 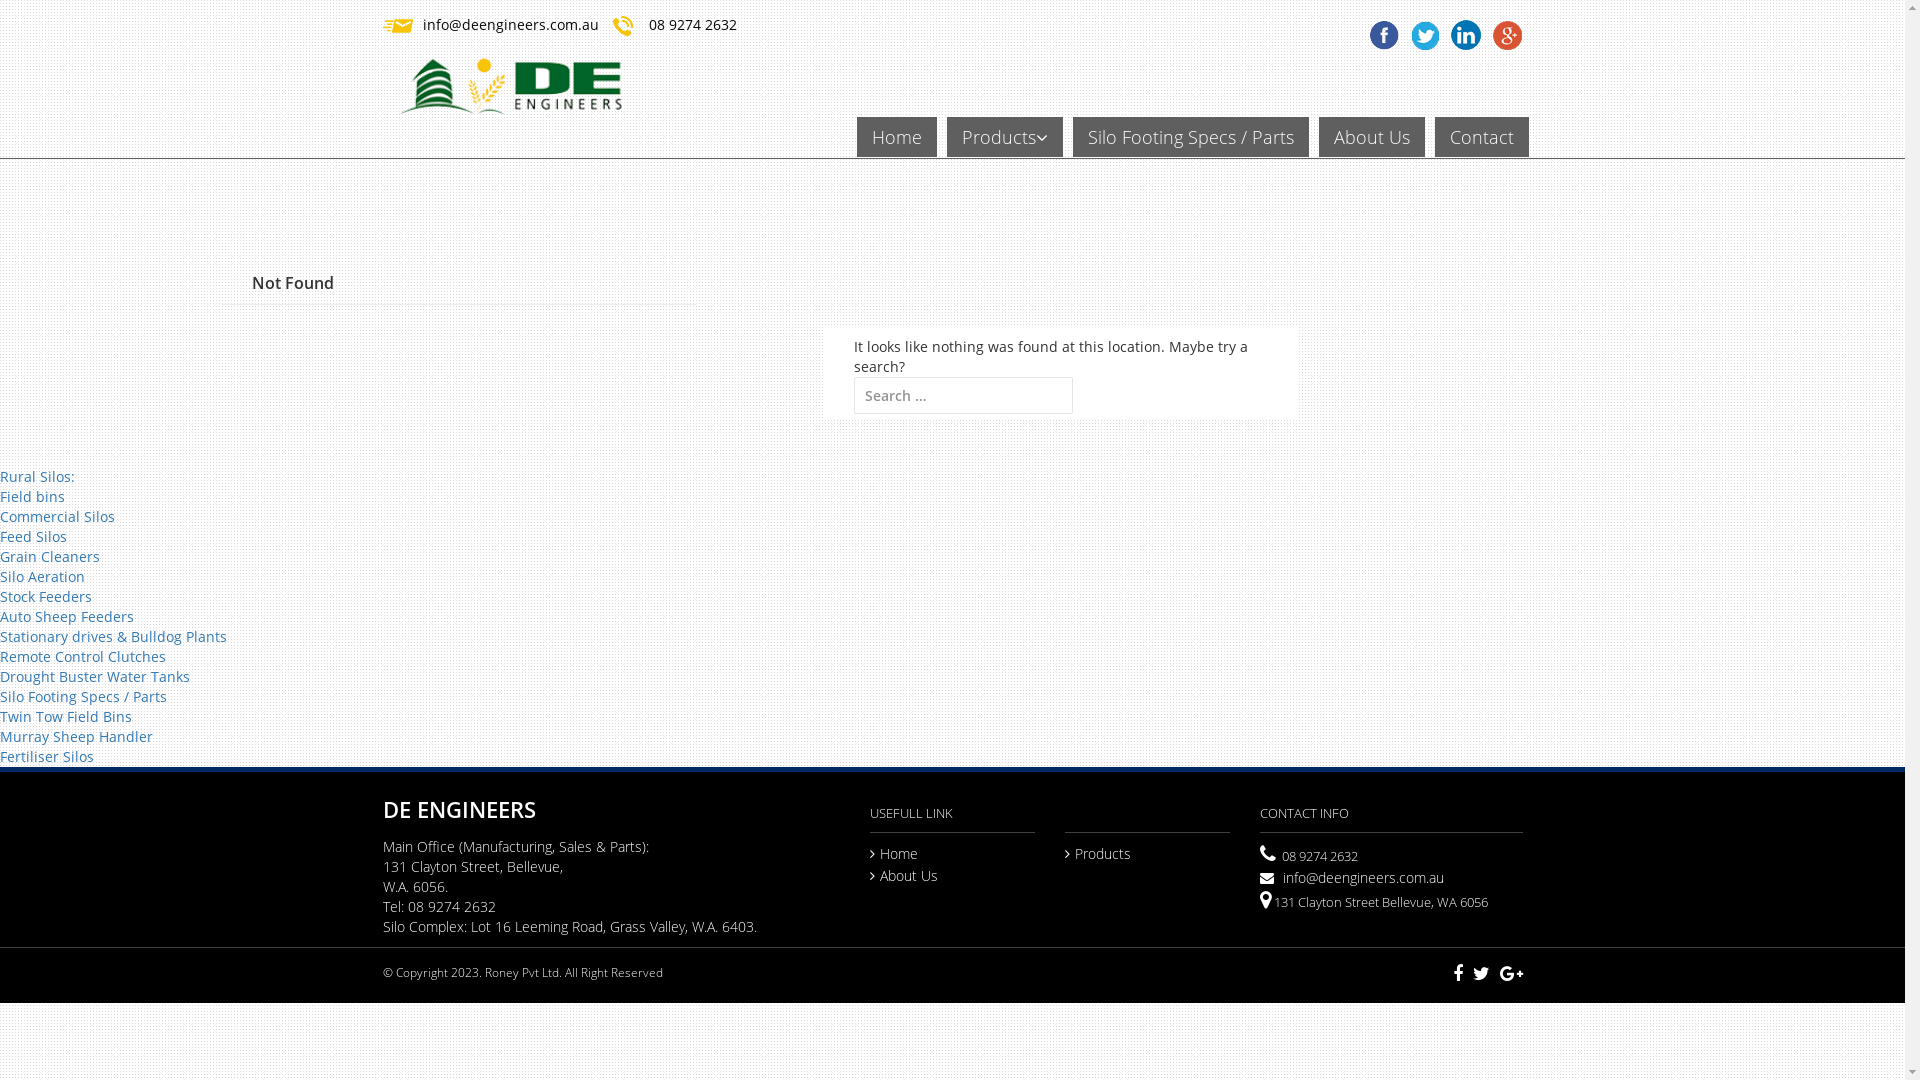 I want to click on 'Silo Aeration', so click(x=42, y=576).